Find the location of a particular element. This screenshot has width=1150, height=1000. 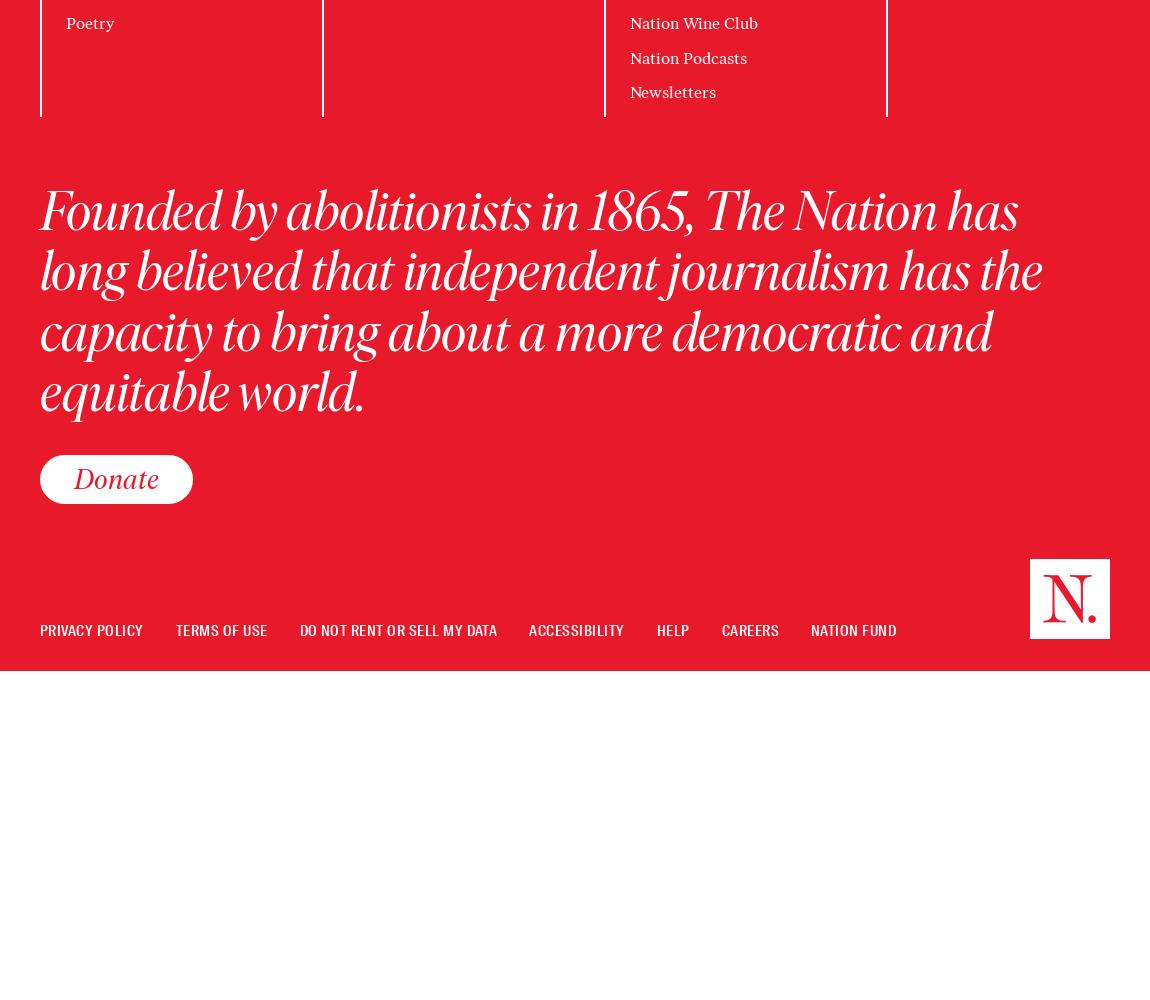

'Founded by abolitionists in 1865, The Nation has long believed that independent journalism has the capacity to bring about a more democratic and equitable world.' is located at coordinates (541, 301).